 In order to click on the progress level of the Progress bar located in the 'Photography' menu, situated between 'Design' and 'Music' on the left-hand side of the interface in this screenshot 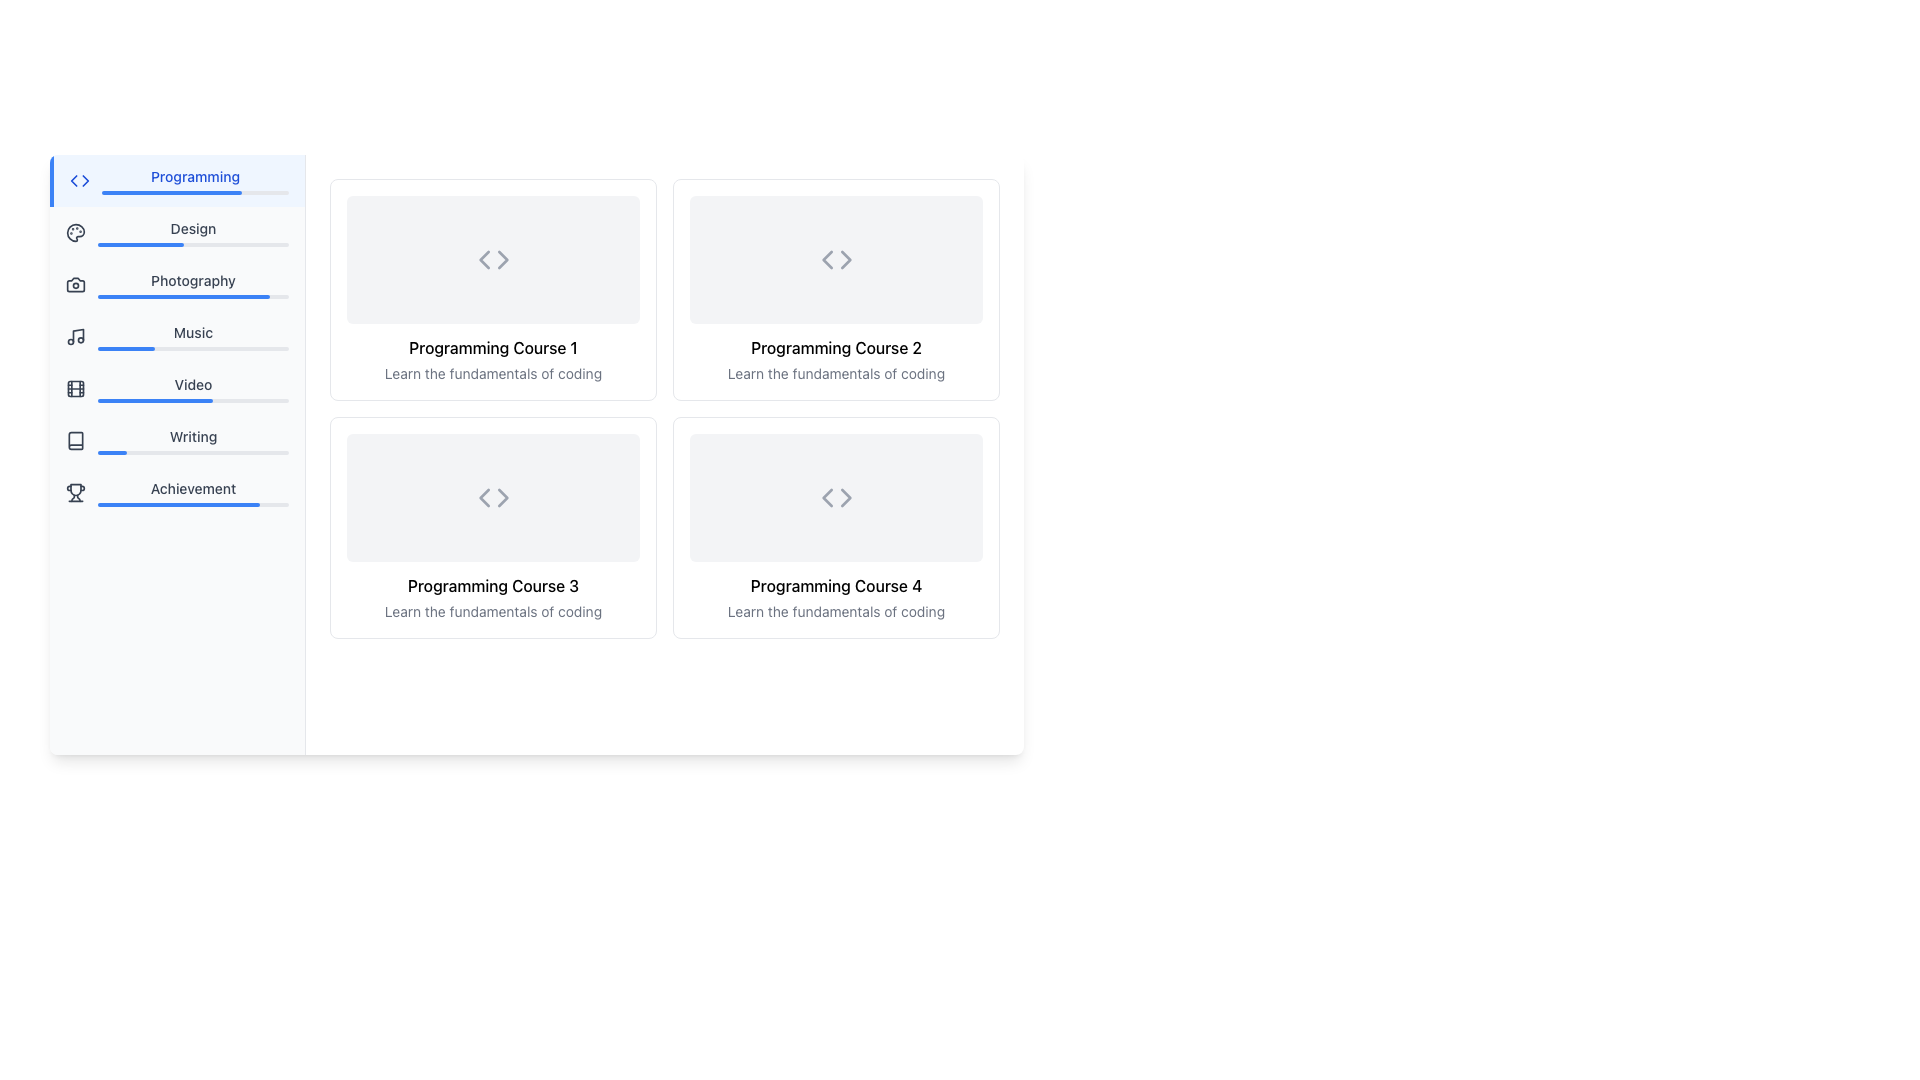, I will do `click(183, 297)`.